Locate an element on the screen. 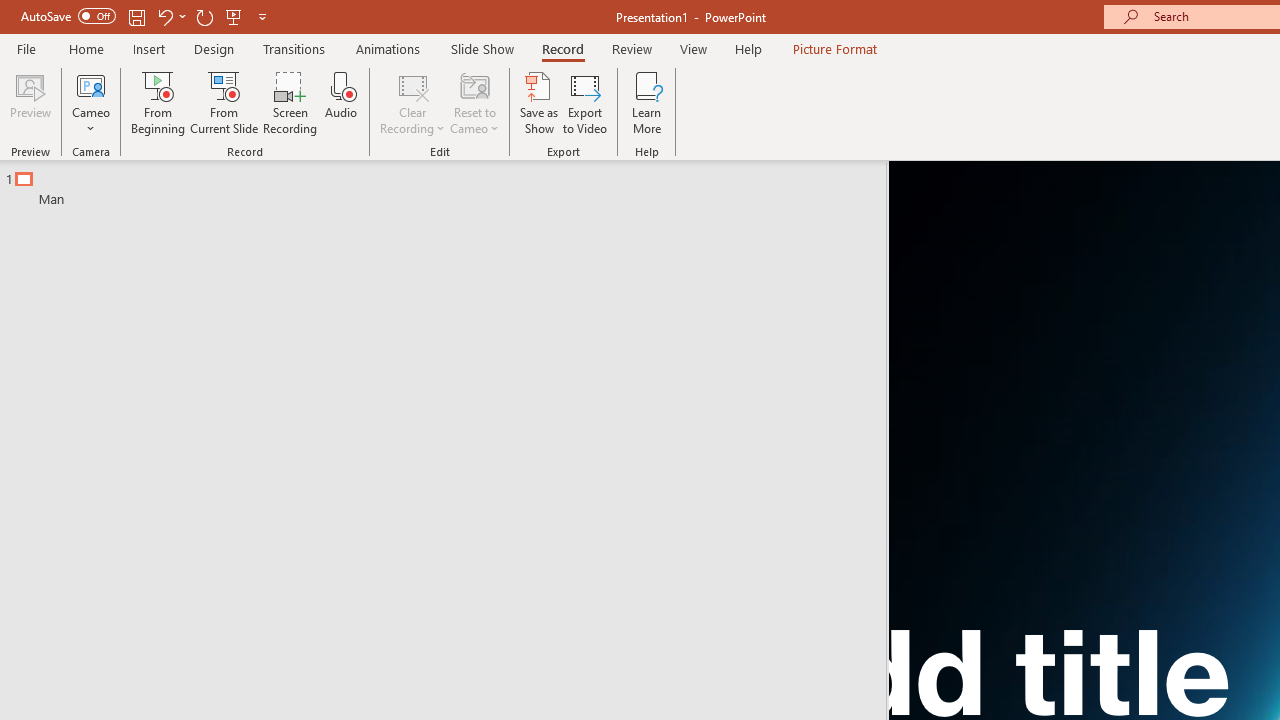 The image size is (1280, 720). 'Reset to Cameo' is located at coordinates (473, 103).